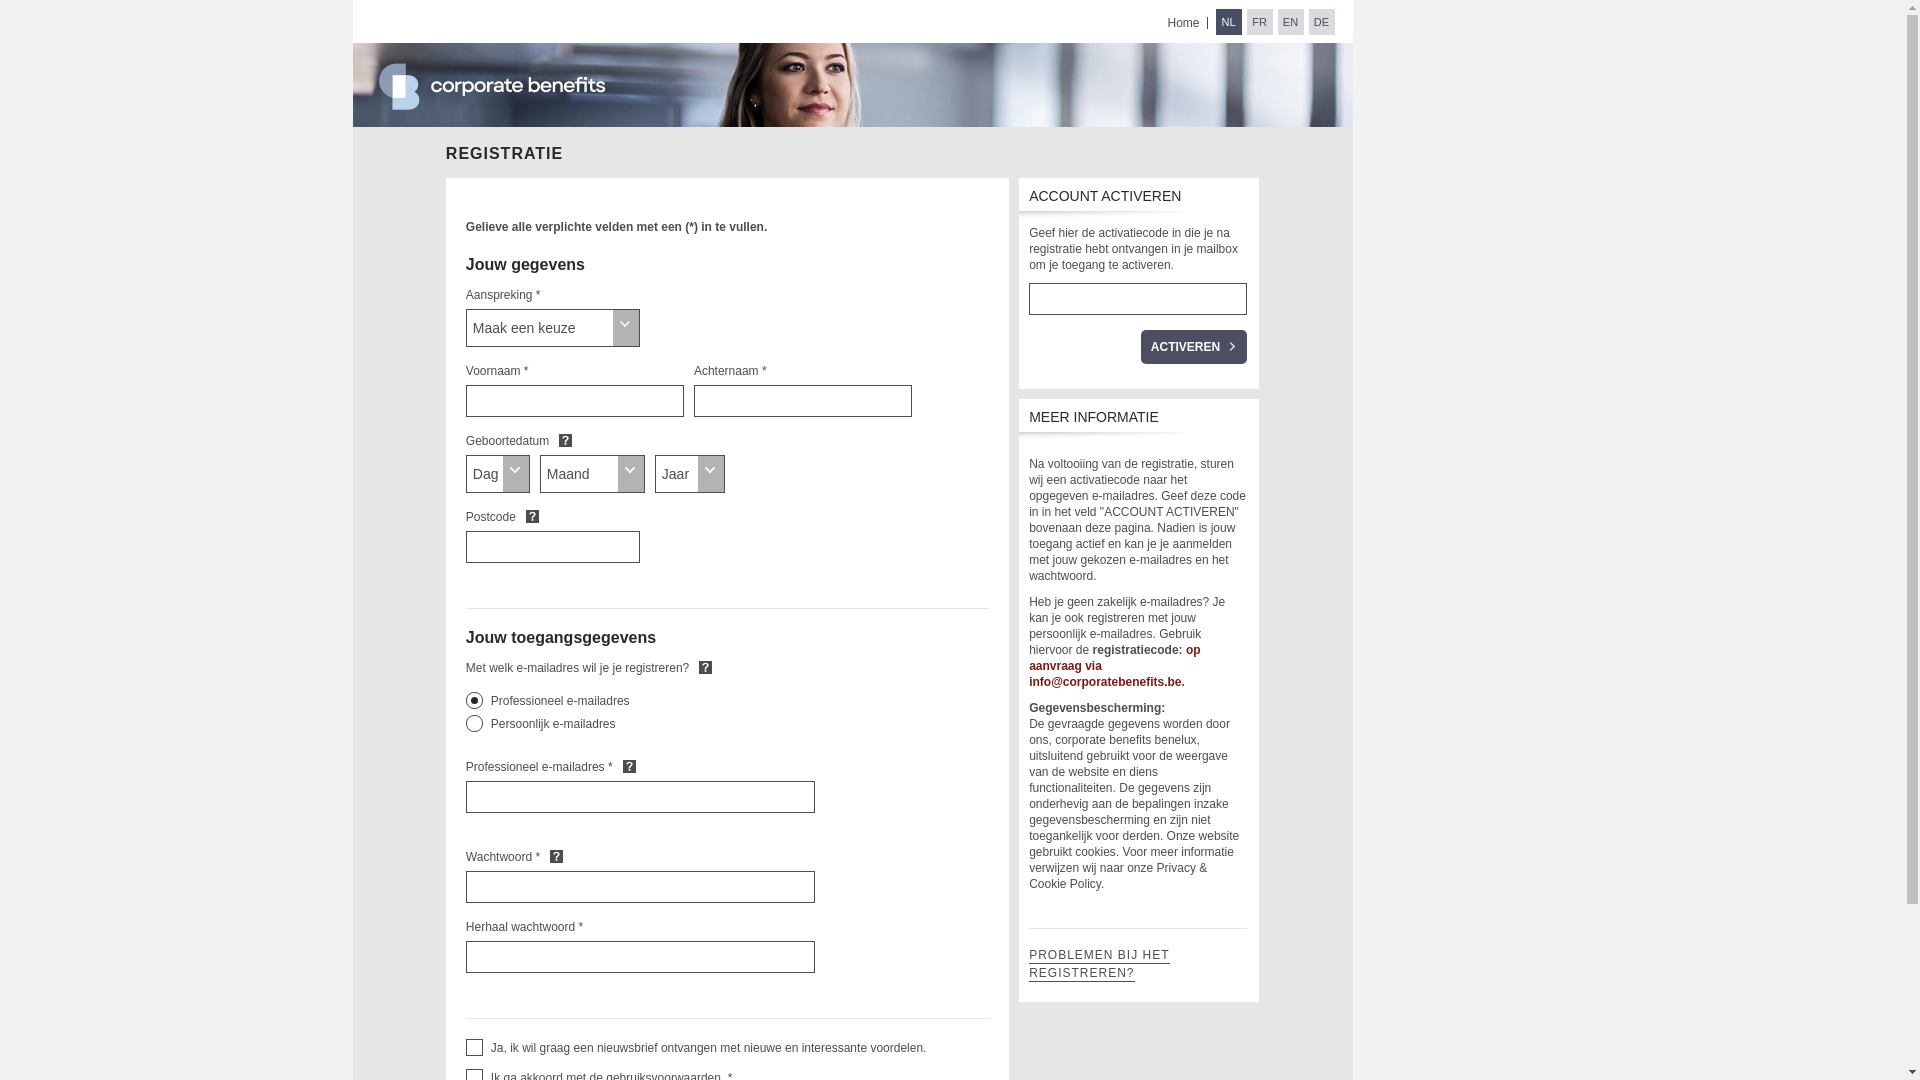 This screenshot has height=1080, width=1920. I want to click on 'PROBLEMEN BIJ HET REGISTREREN?', so click(1098, 963).